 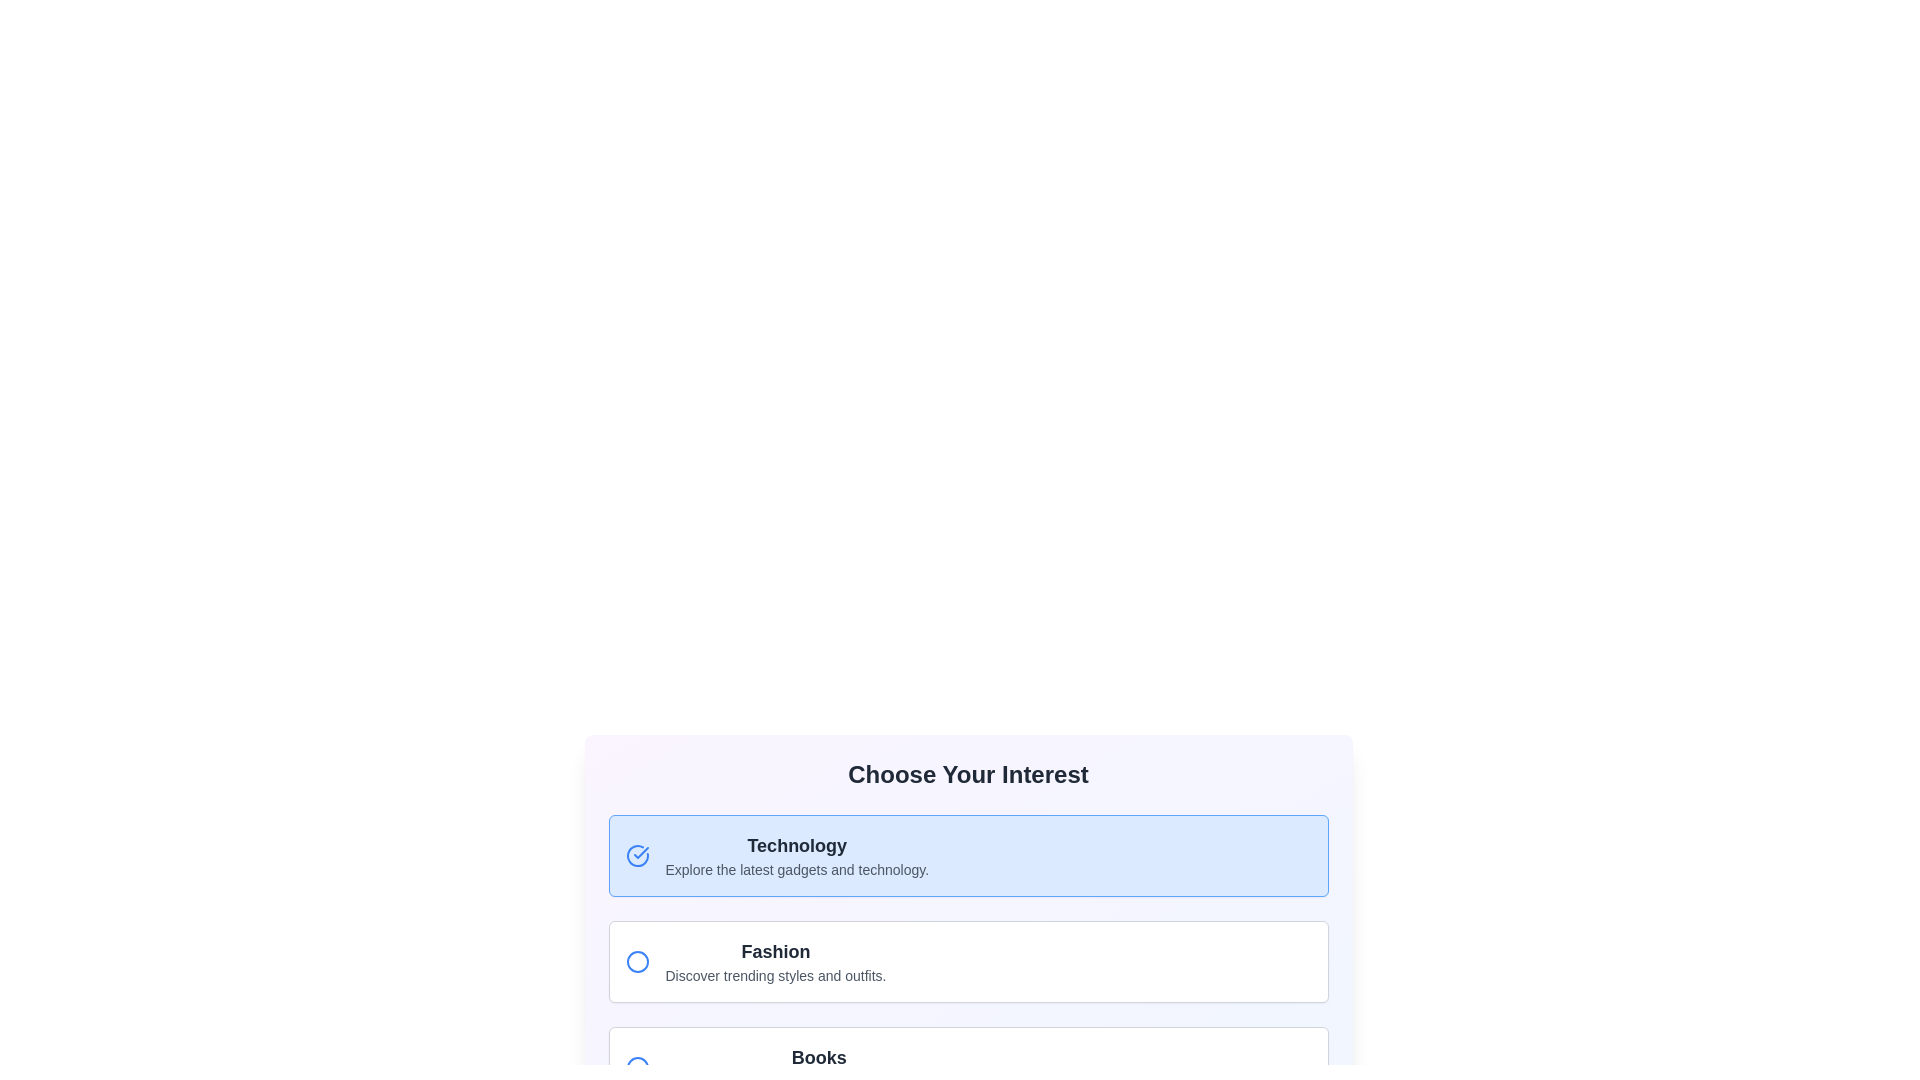 I want to click on the Text Display element that shows 'Technology' with a subtitle, so click(x=796, y=855).